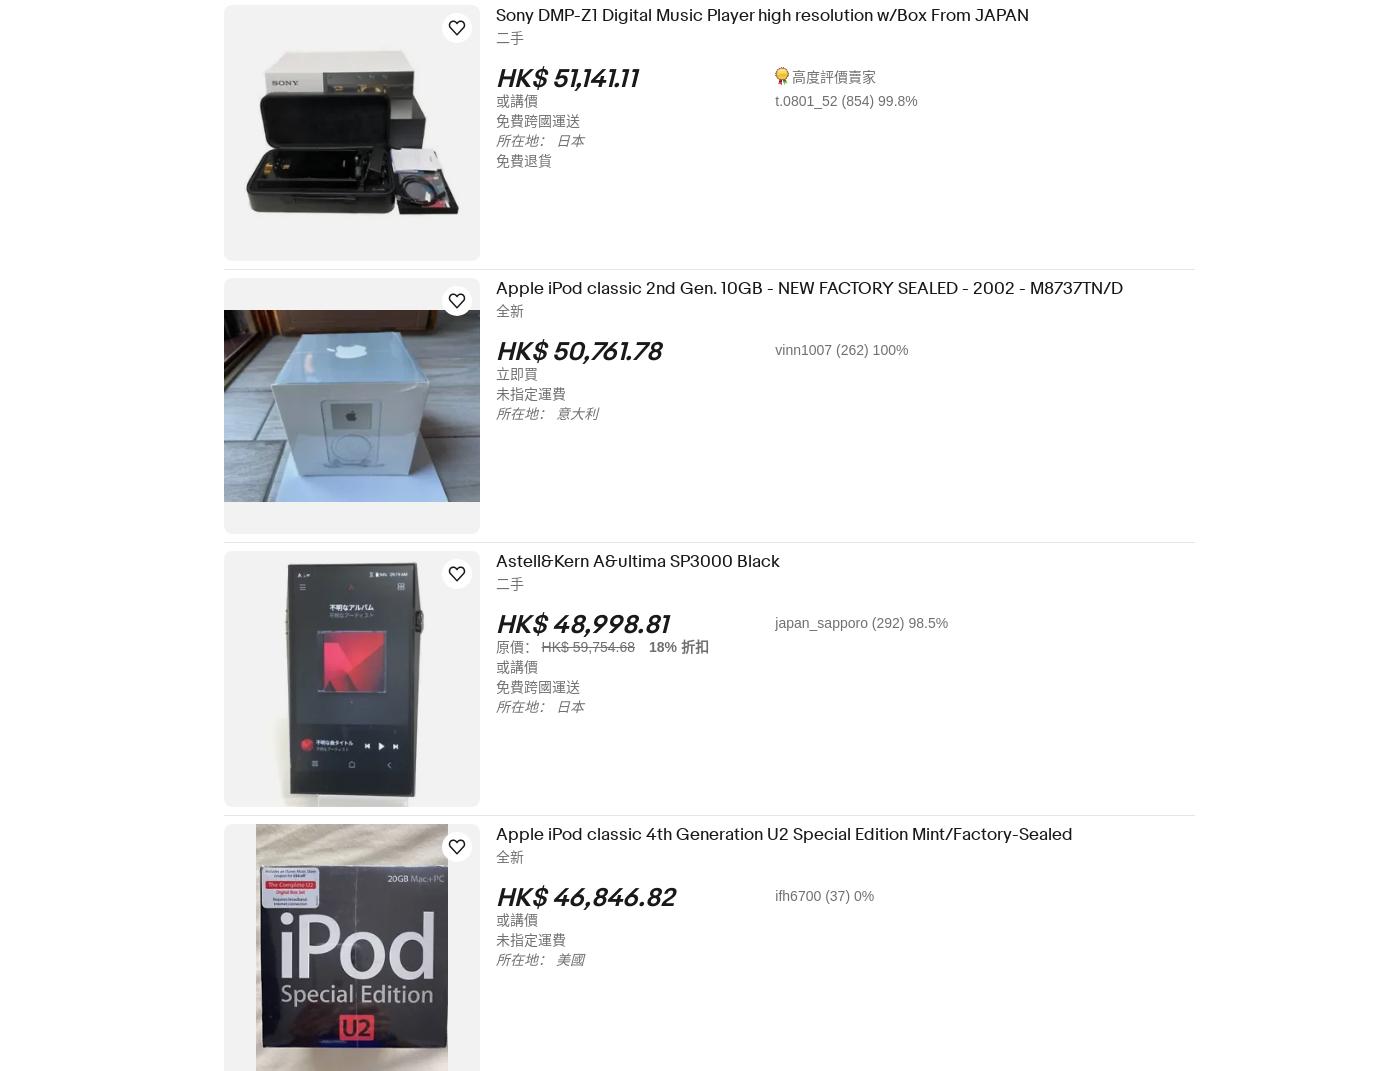 The width and height of the screenshot is (1400, 1071). I want to click on 'Apple iPod classic 2nd Gen. 10GB - NEW FACTORY SEALED - 2002 - M8737TN/D', so click(508, 288).